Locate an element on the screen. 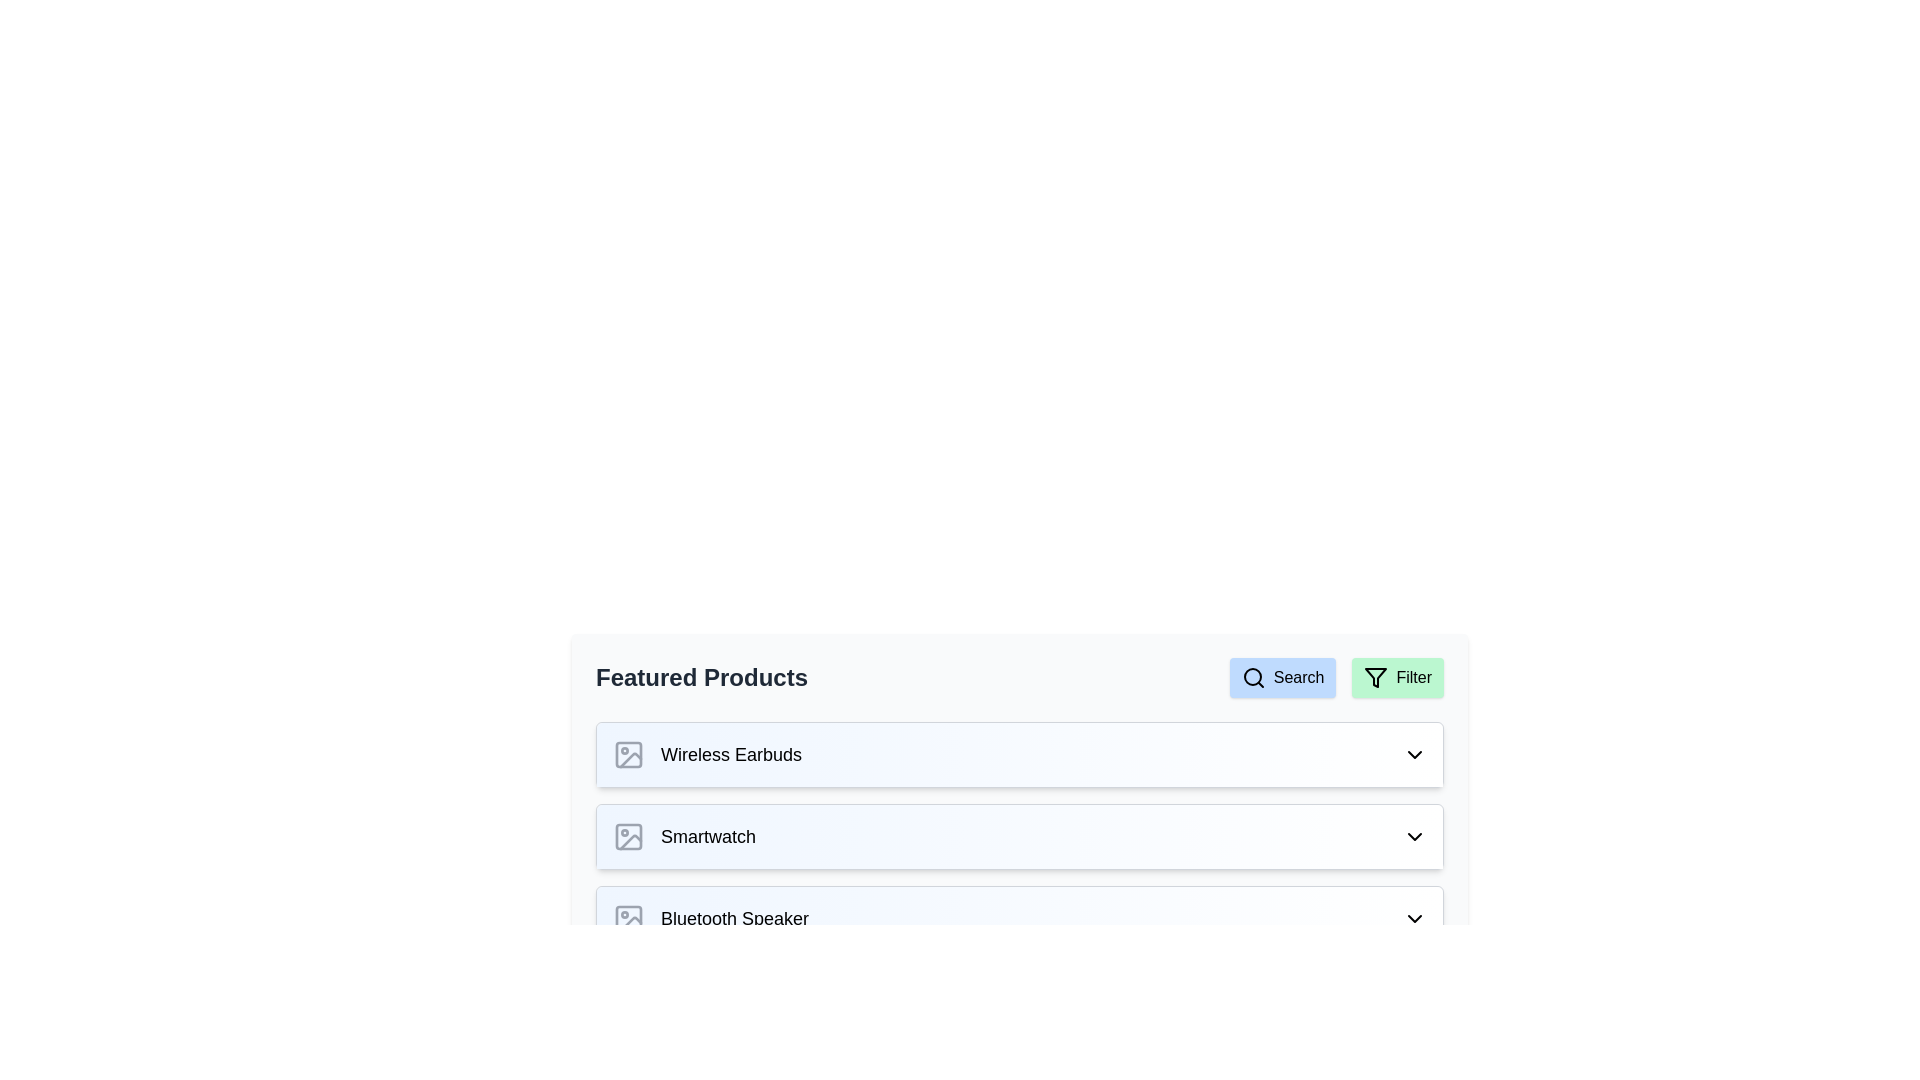 This screenshot has width=1920, height=1080. the rounded rectangle visual decoration element within the SVG icon adjacent to the 'Bluetooth Speaker' text in the 'Featured Products' section is located at coordinates (627, 918).